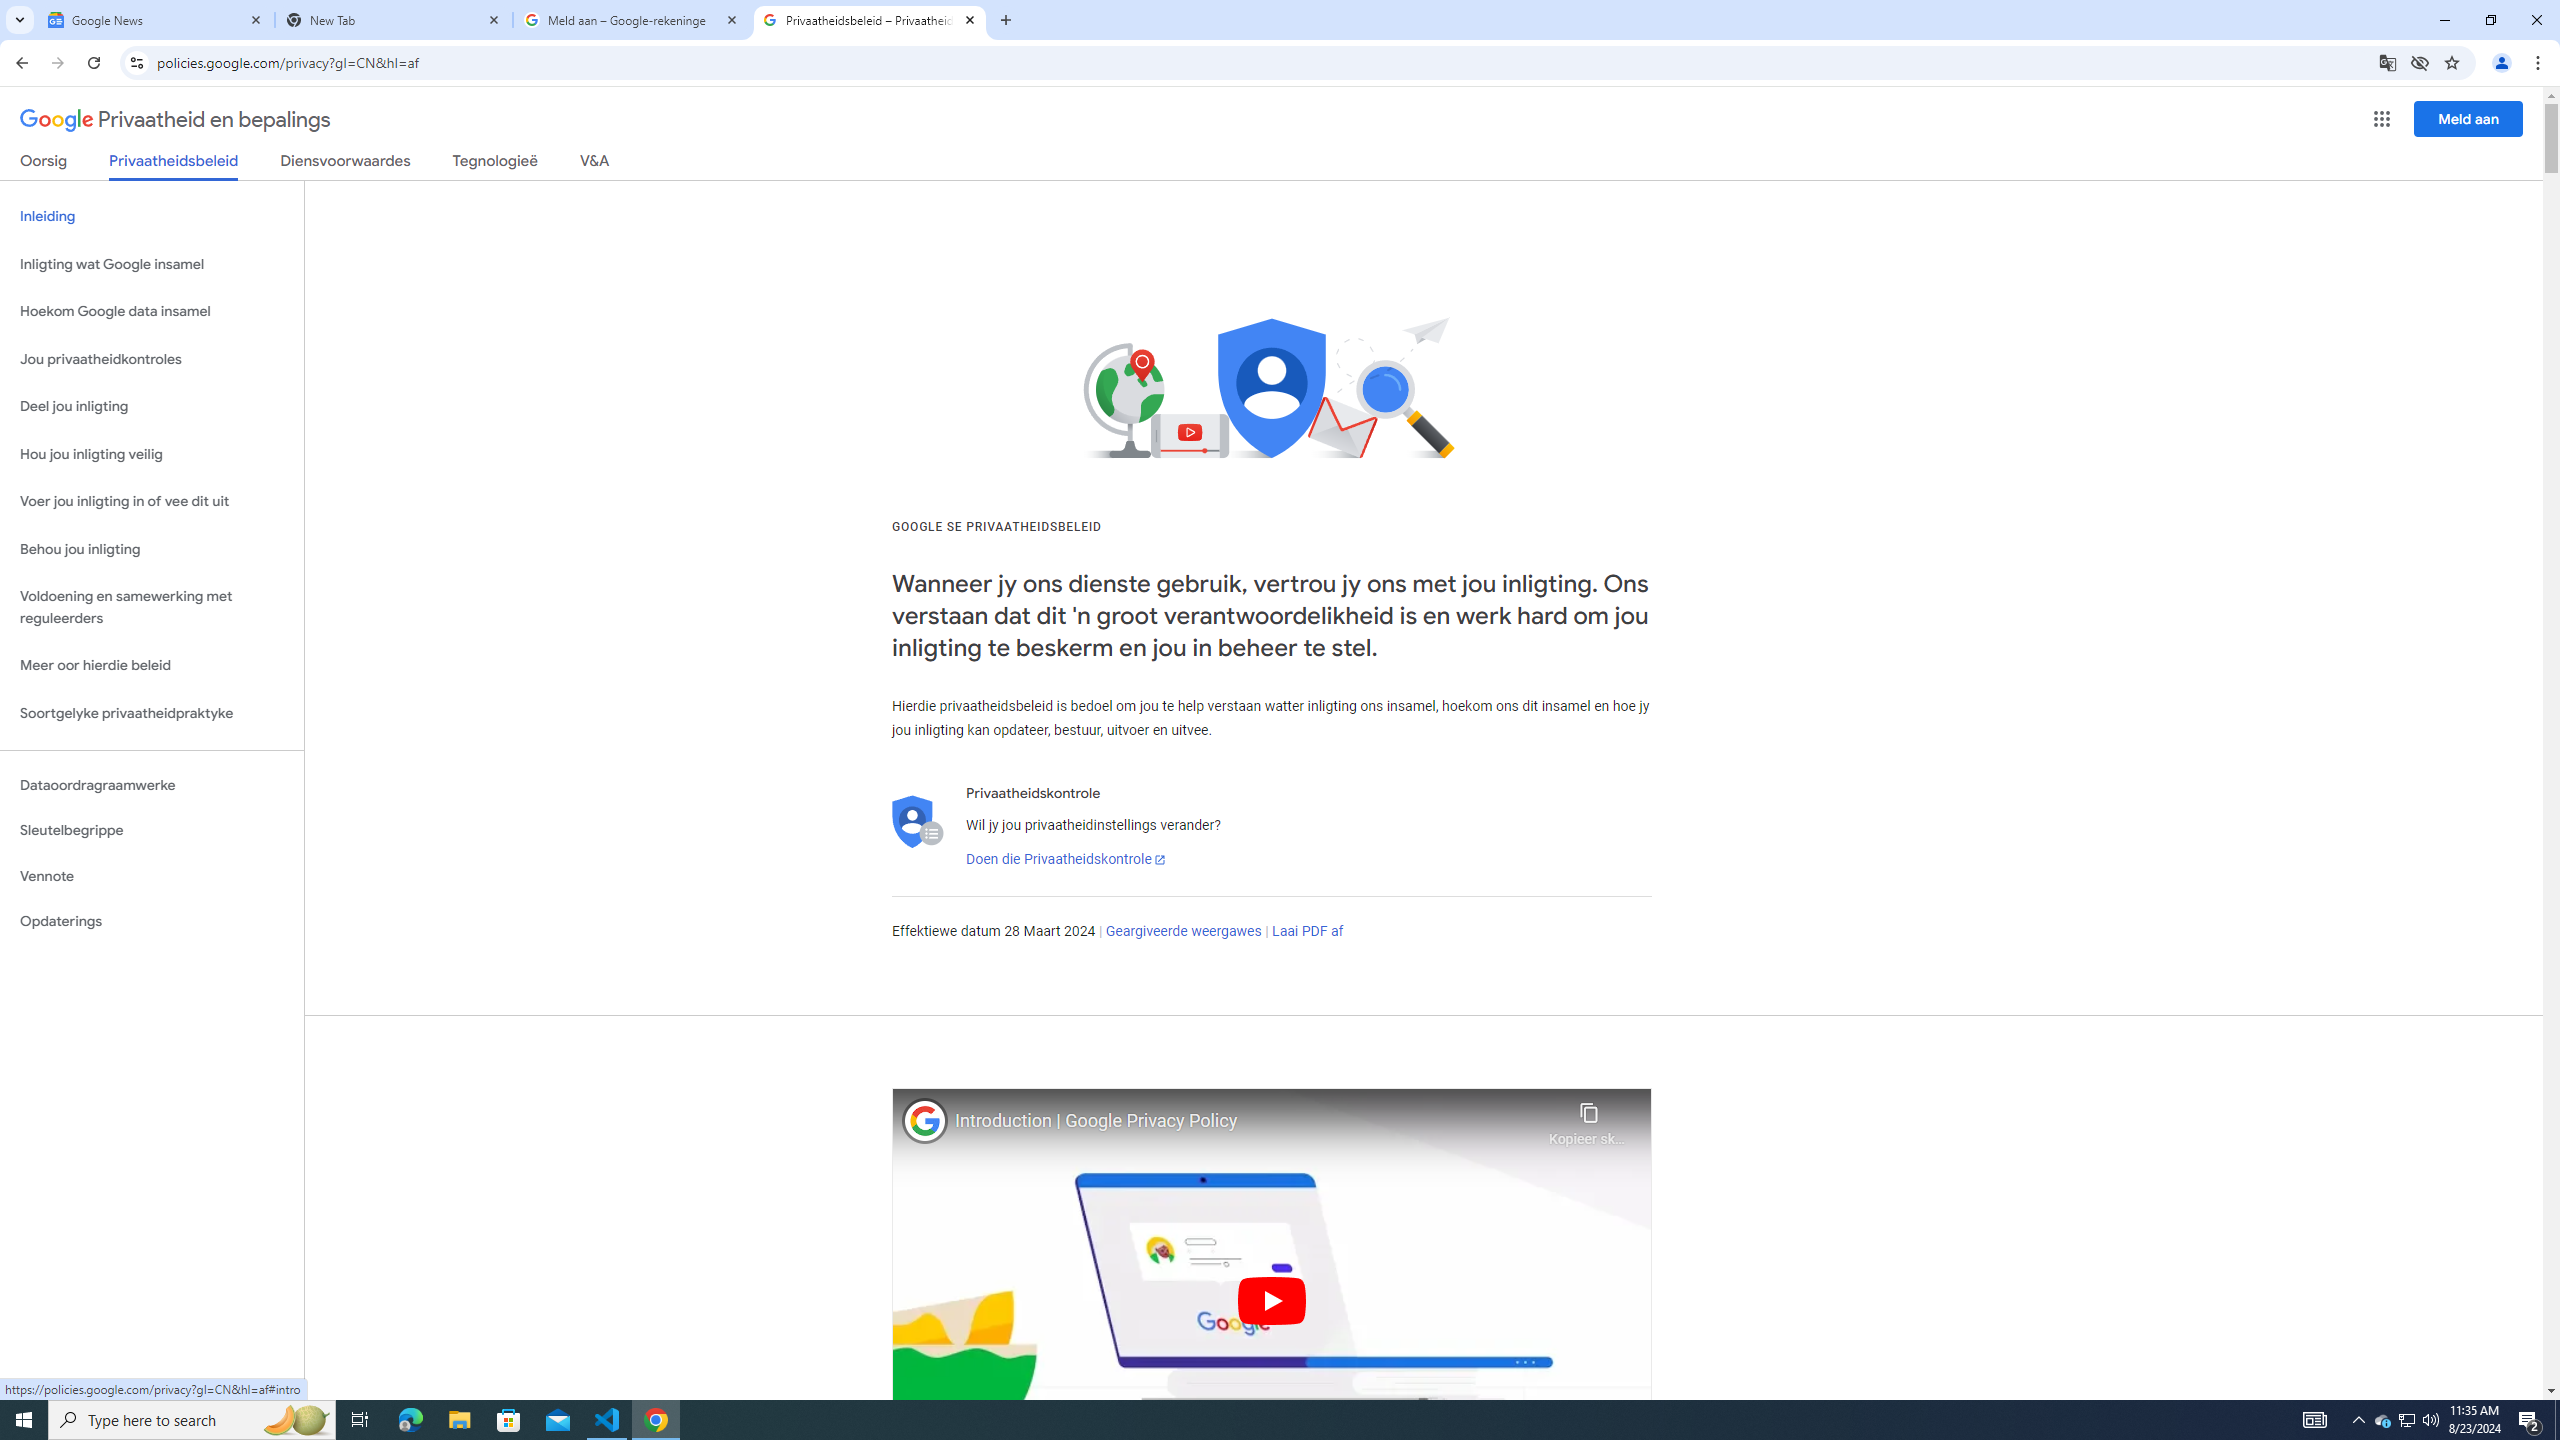  I want to click on 'Translate this page', so click(2388, 61).